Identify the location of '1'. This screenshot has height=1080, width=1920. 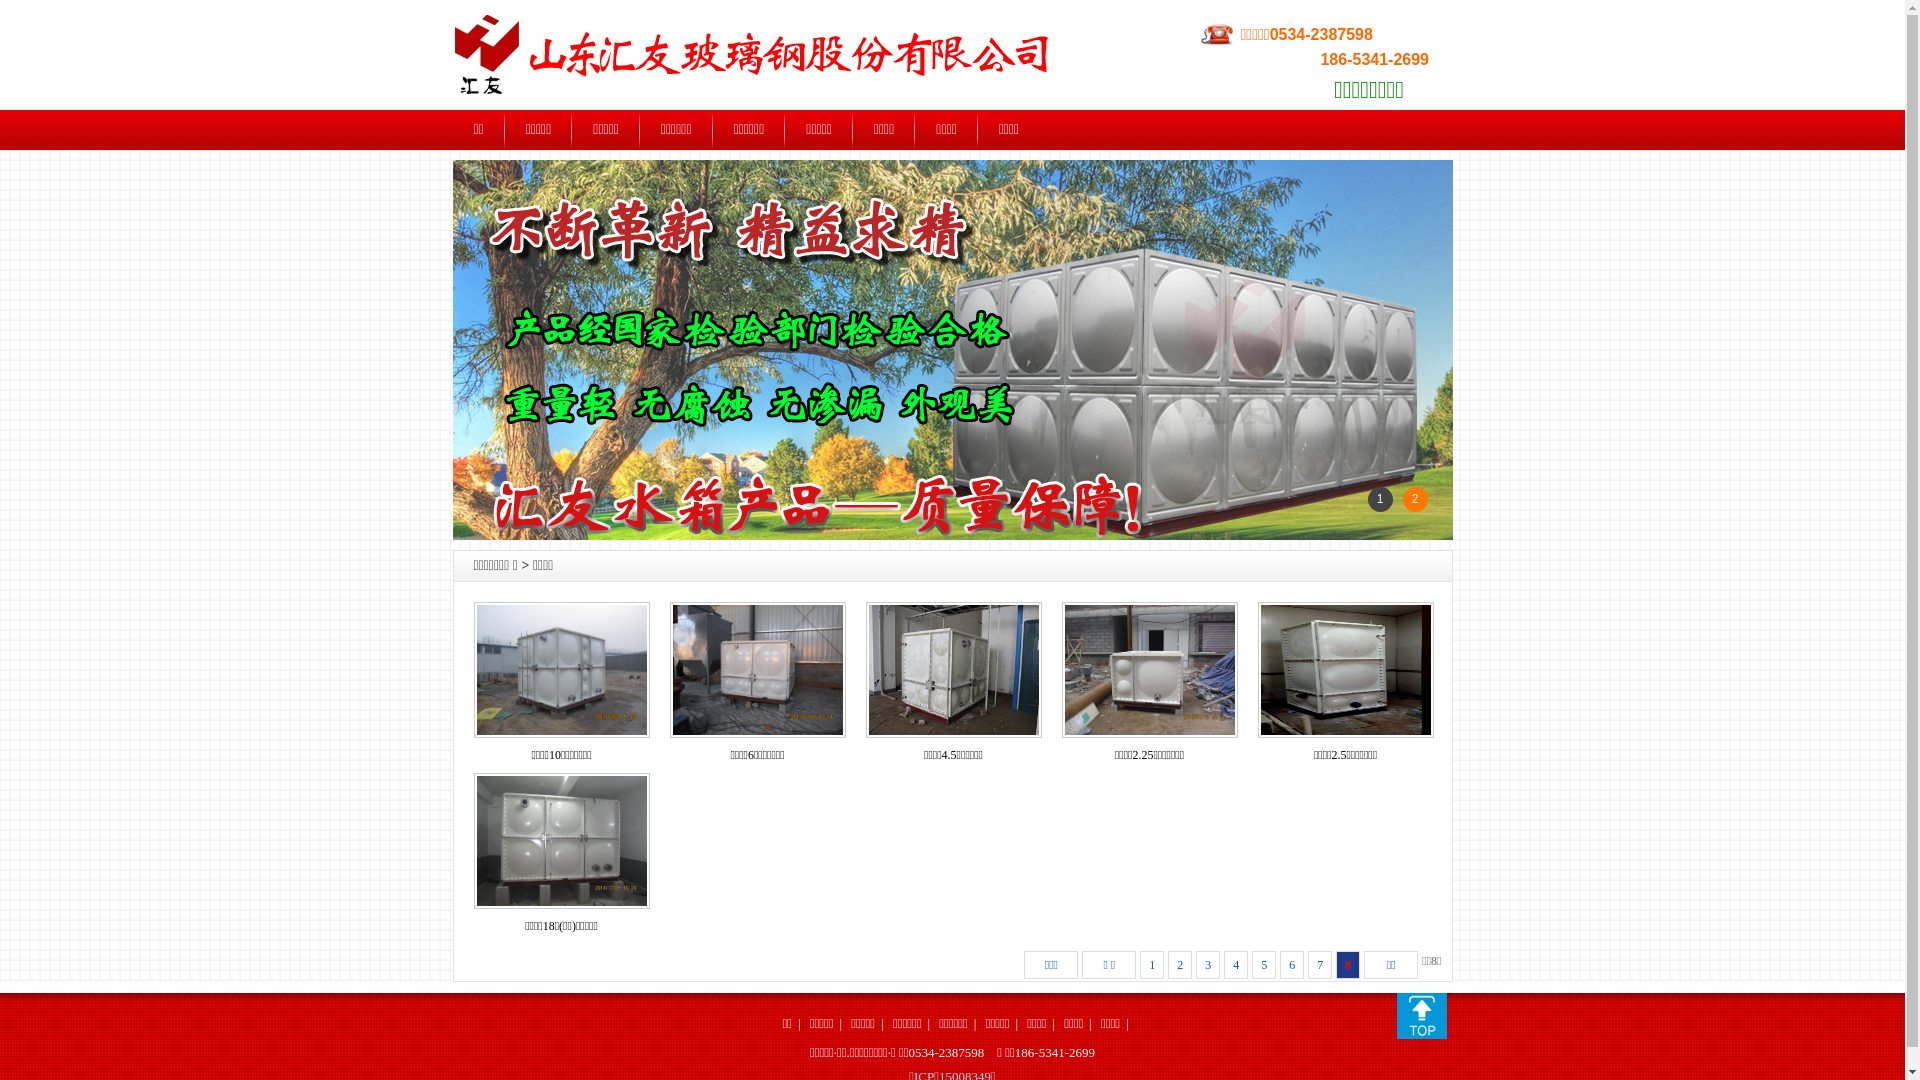
(1140, 963).